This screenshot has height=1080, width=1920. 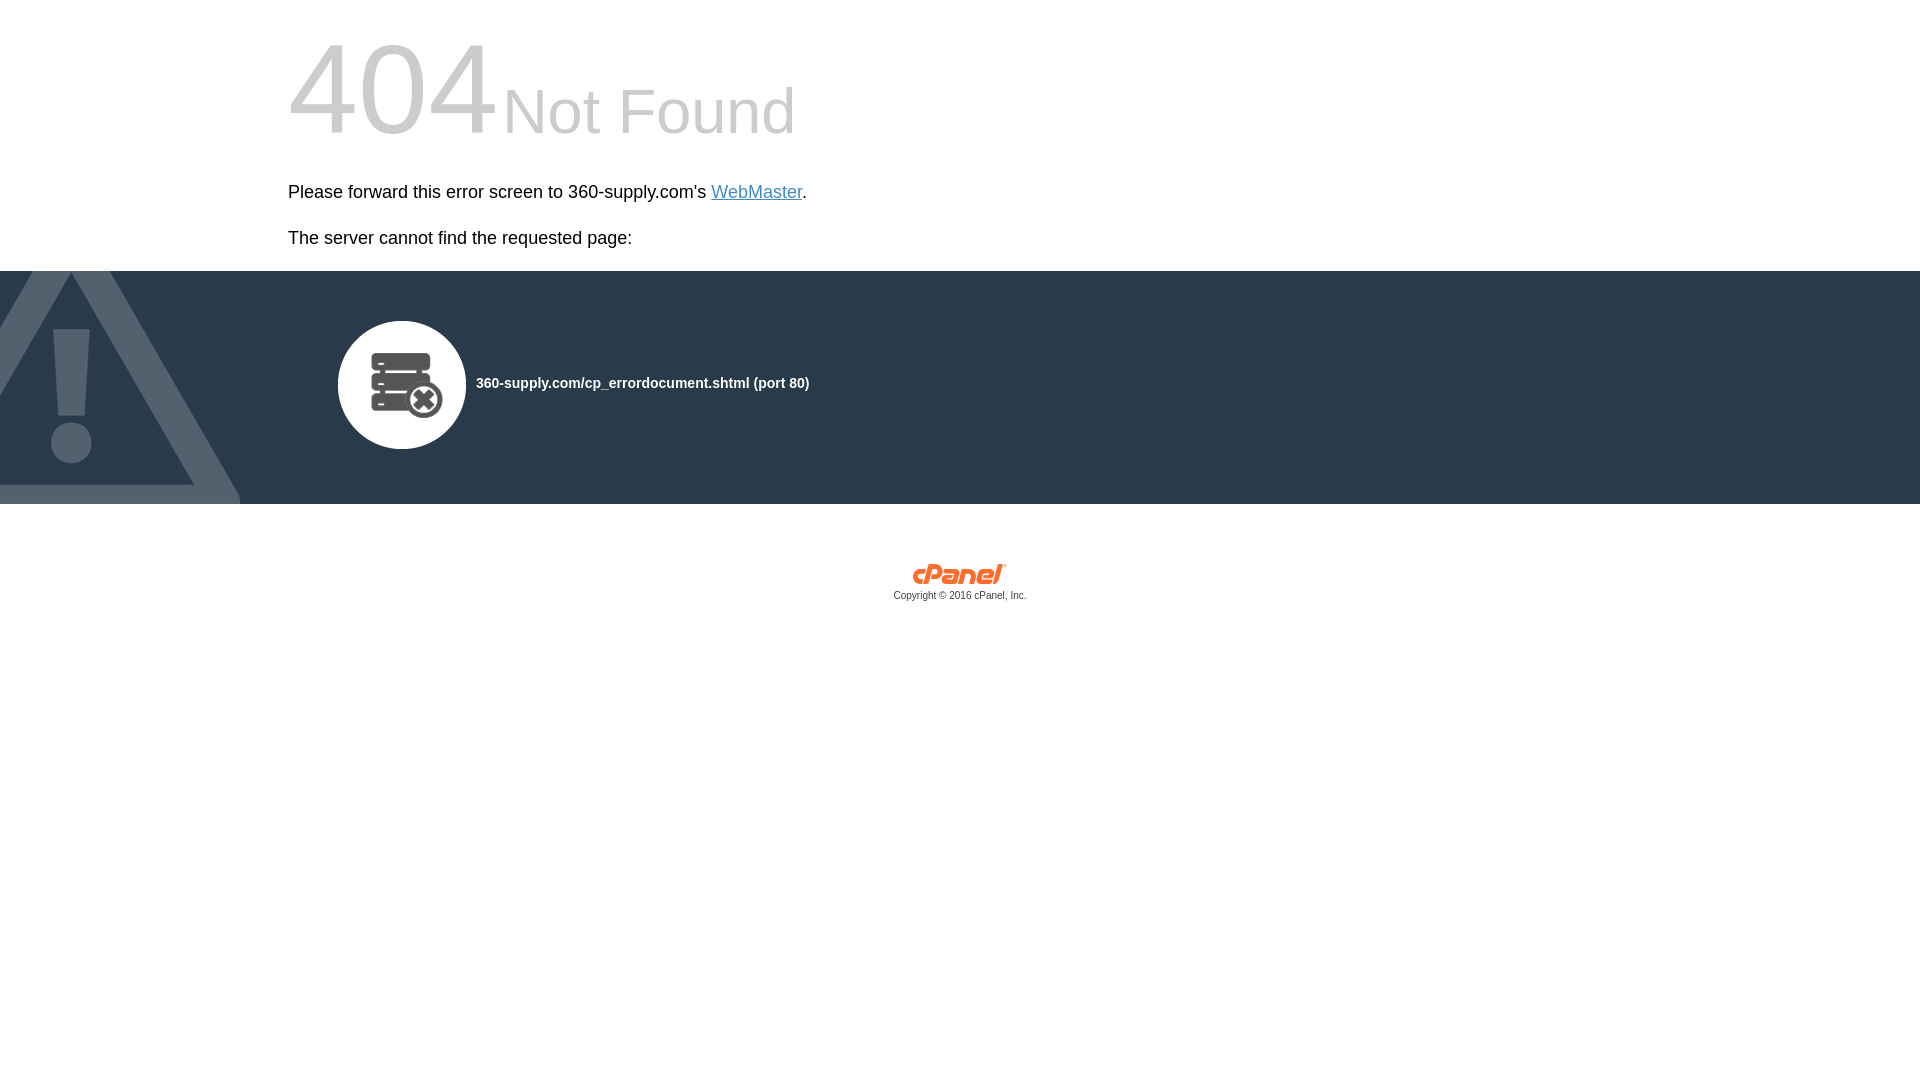 I want to click on 'WebMaster', so click(x=755, y=192).